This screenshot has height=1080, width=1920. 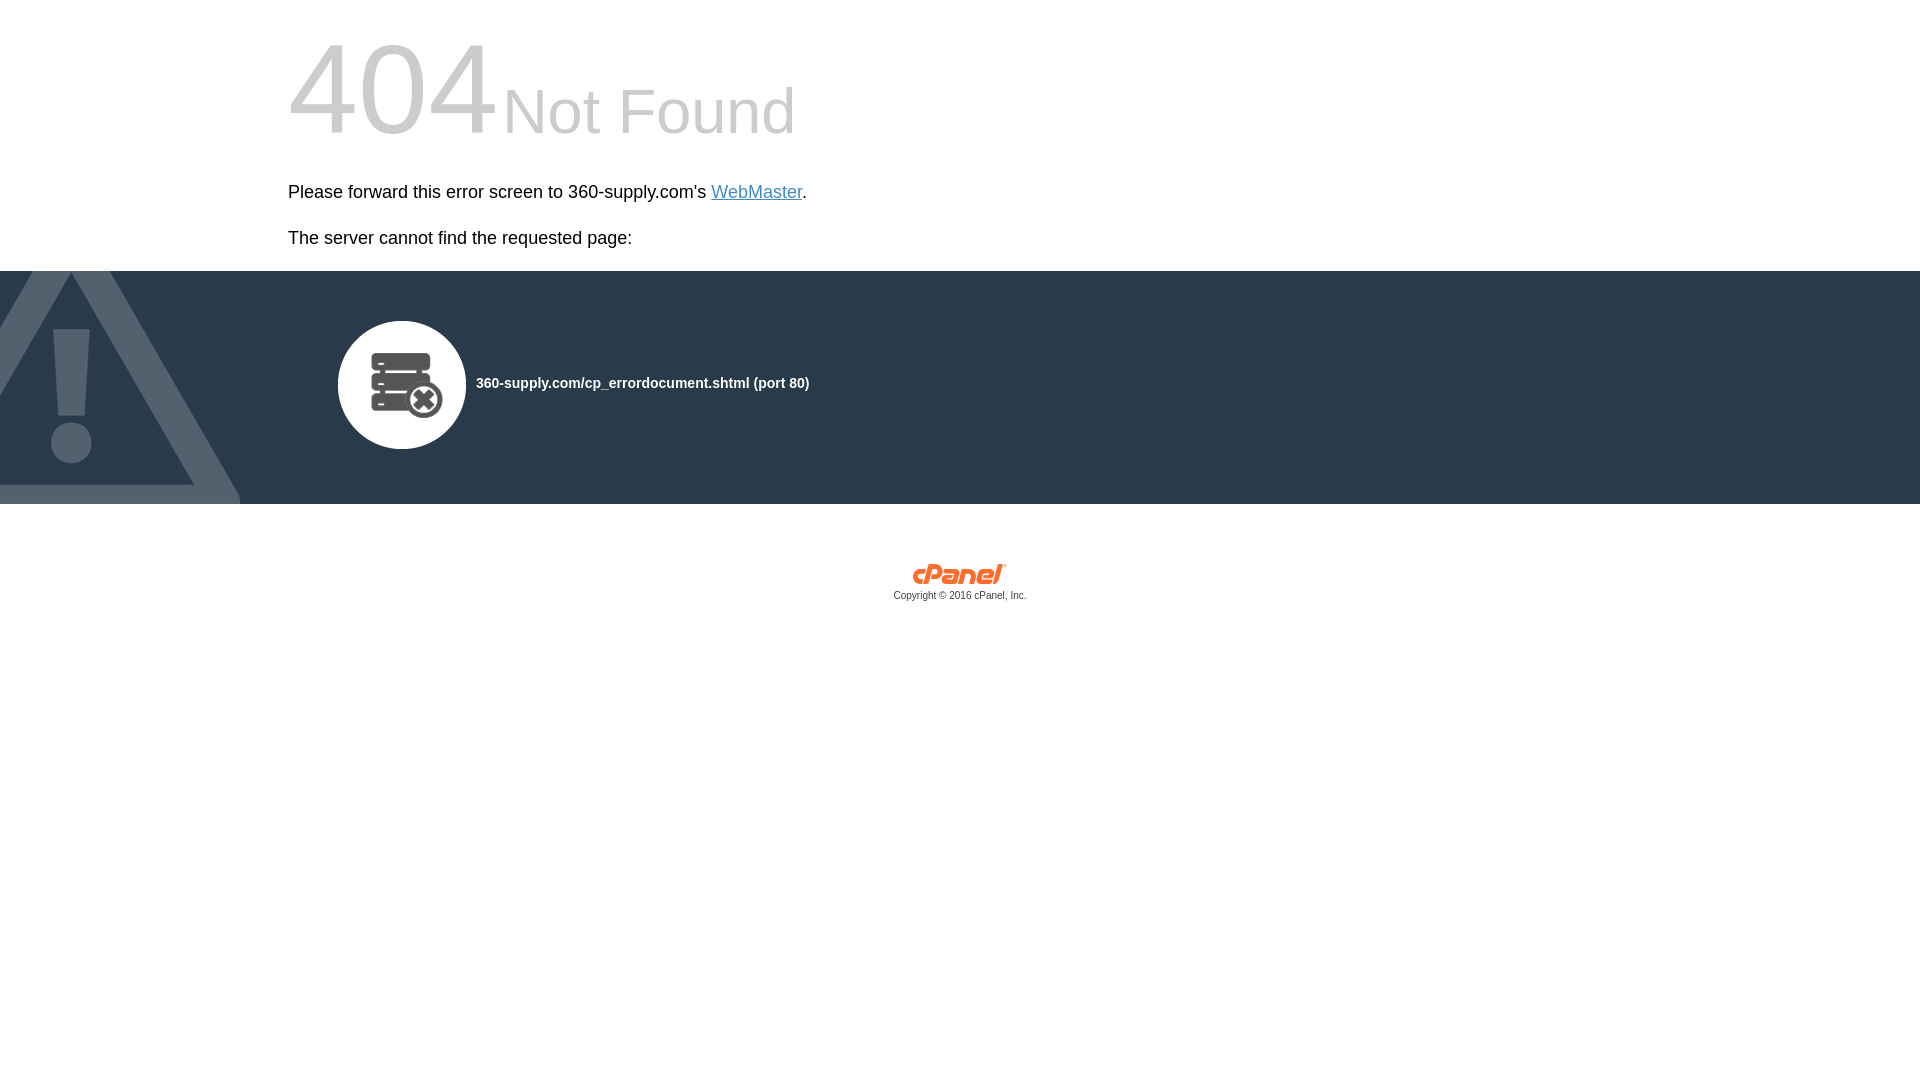 I want to click on 'WebMaster', so click(x=755, y=192).